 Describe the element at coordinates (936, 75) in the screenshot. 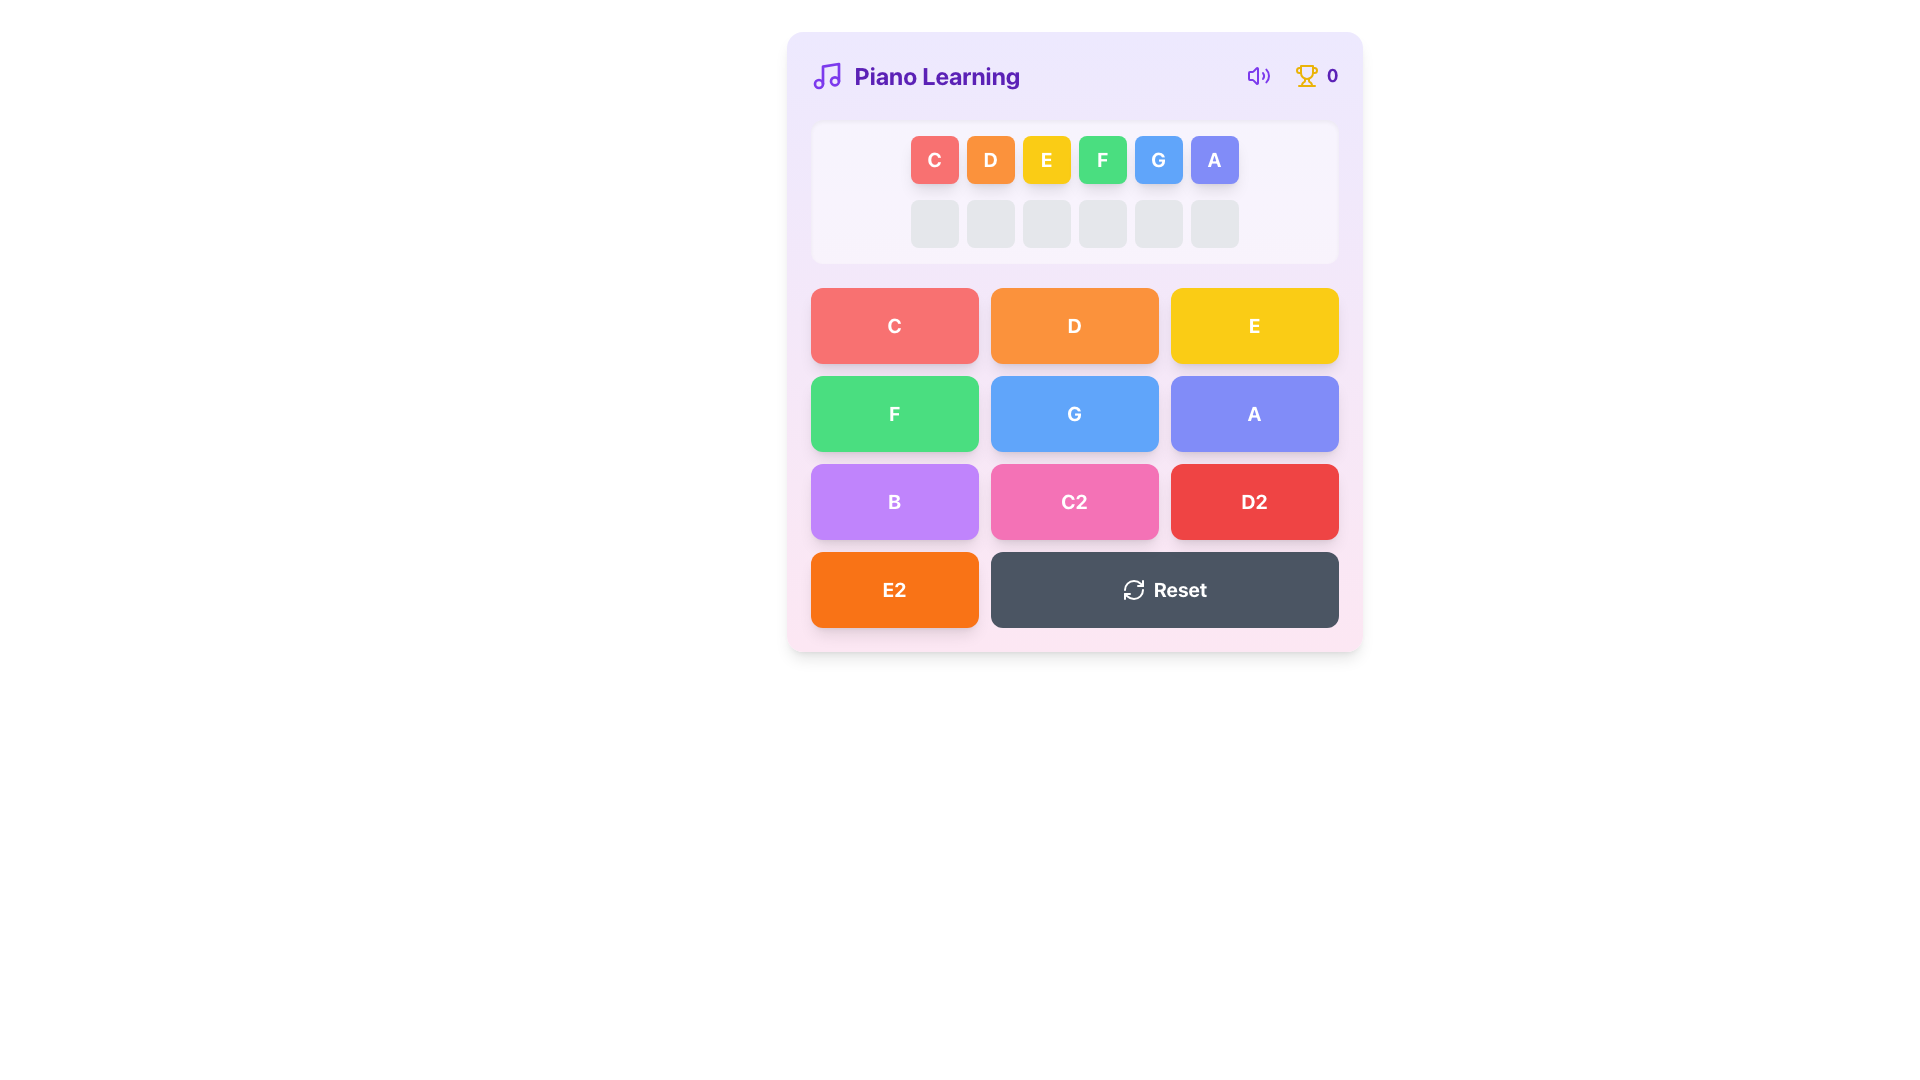

I see `the text label that serves as a title or heading for the interface content, located to the right of a music note icon in the top-left corner of the interface` at that location.